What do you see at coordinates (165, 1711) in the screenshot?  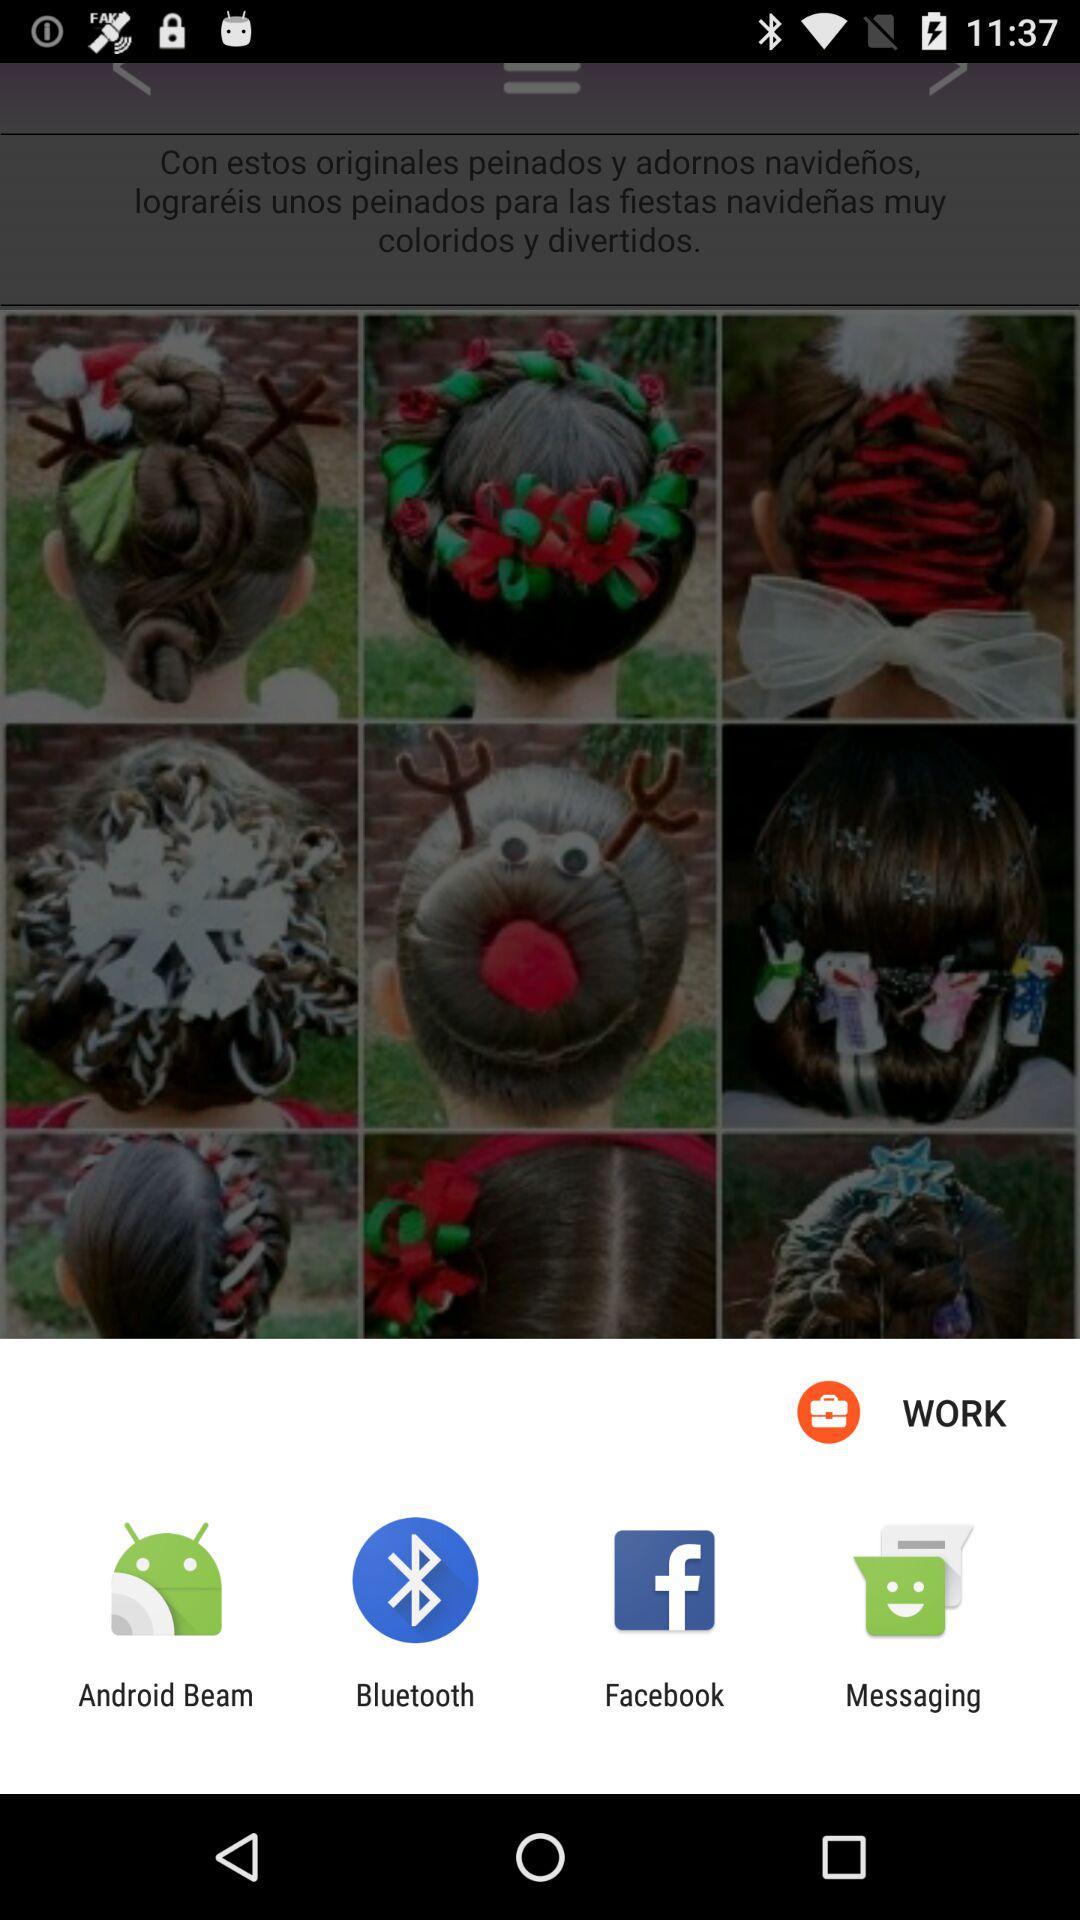 I see `item to the left of the bluetooth item` at bounding box center [165, 1711].